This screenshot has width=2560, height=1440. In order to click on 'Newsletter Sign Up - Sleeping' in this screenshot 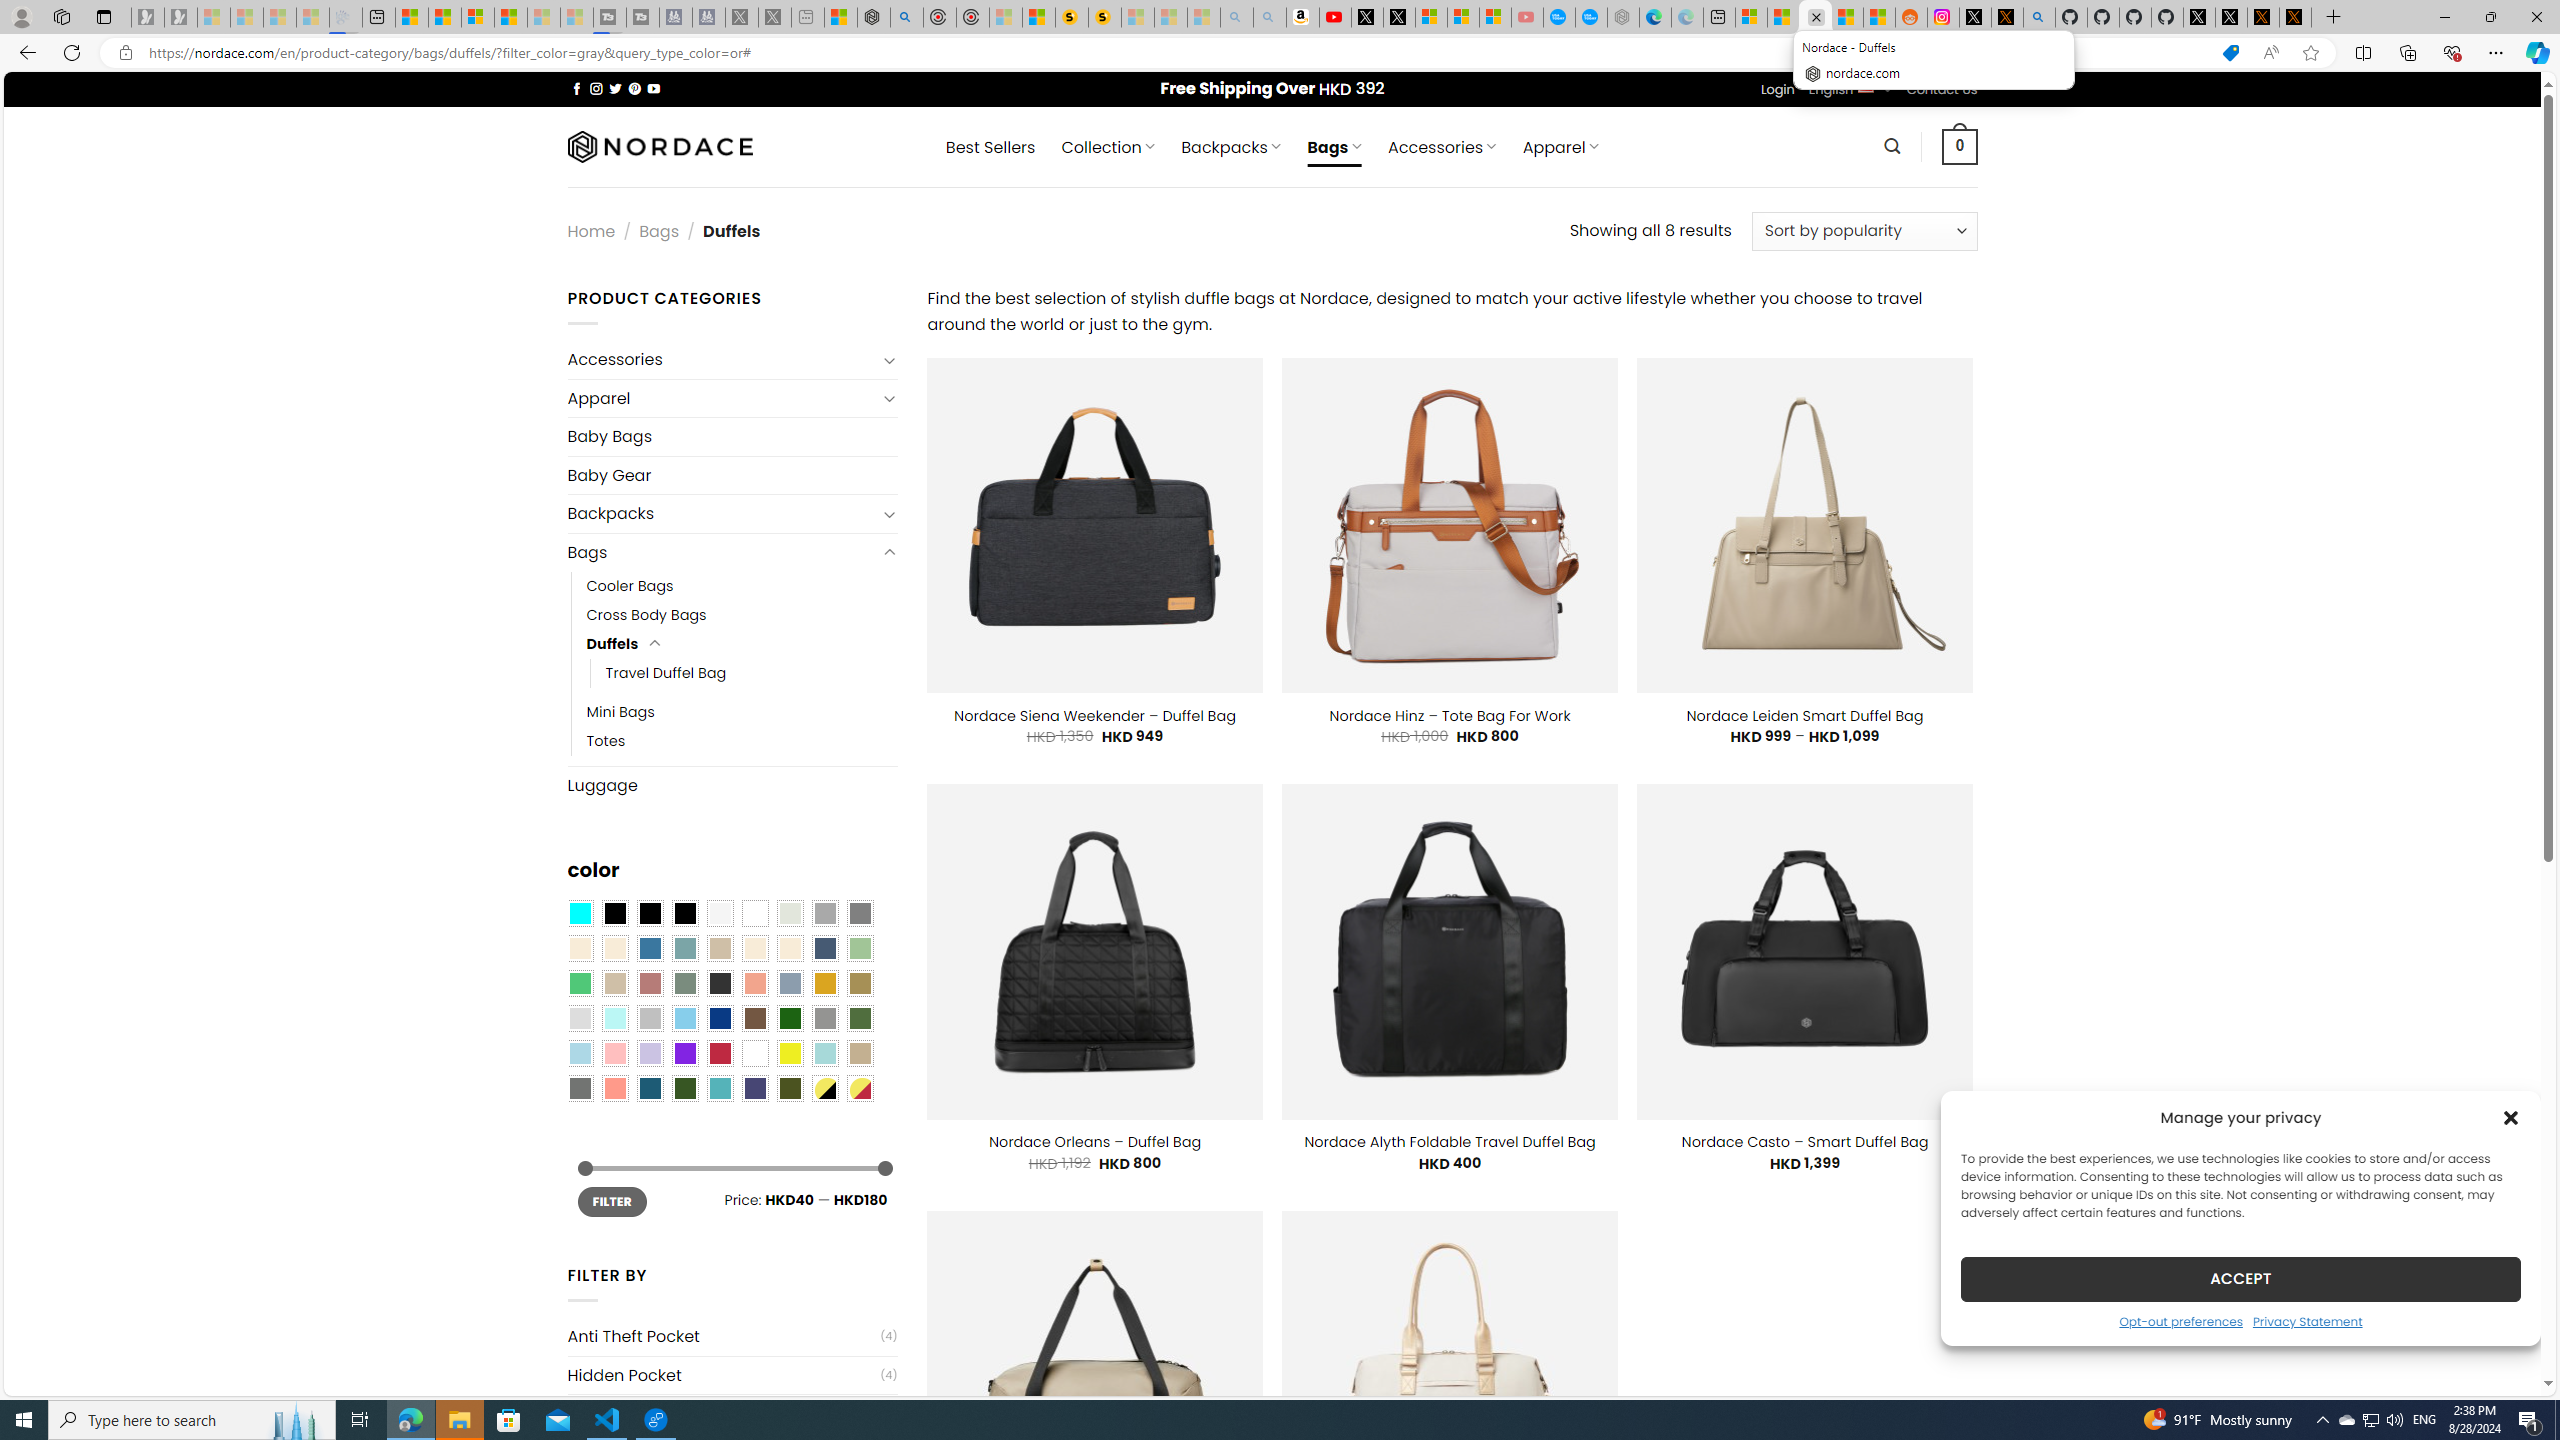, I will do `click(179, 16)`.